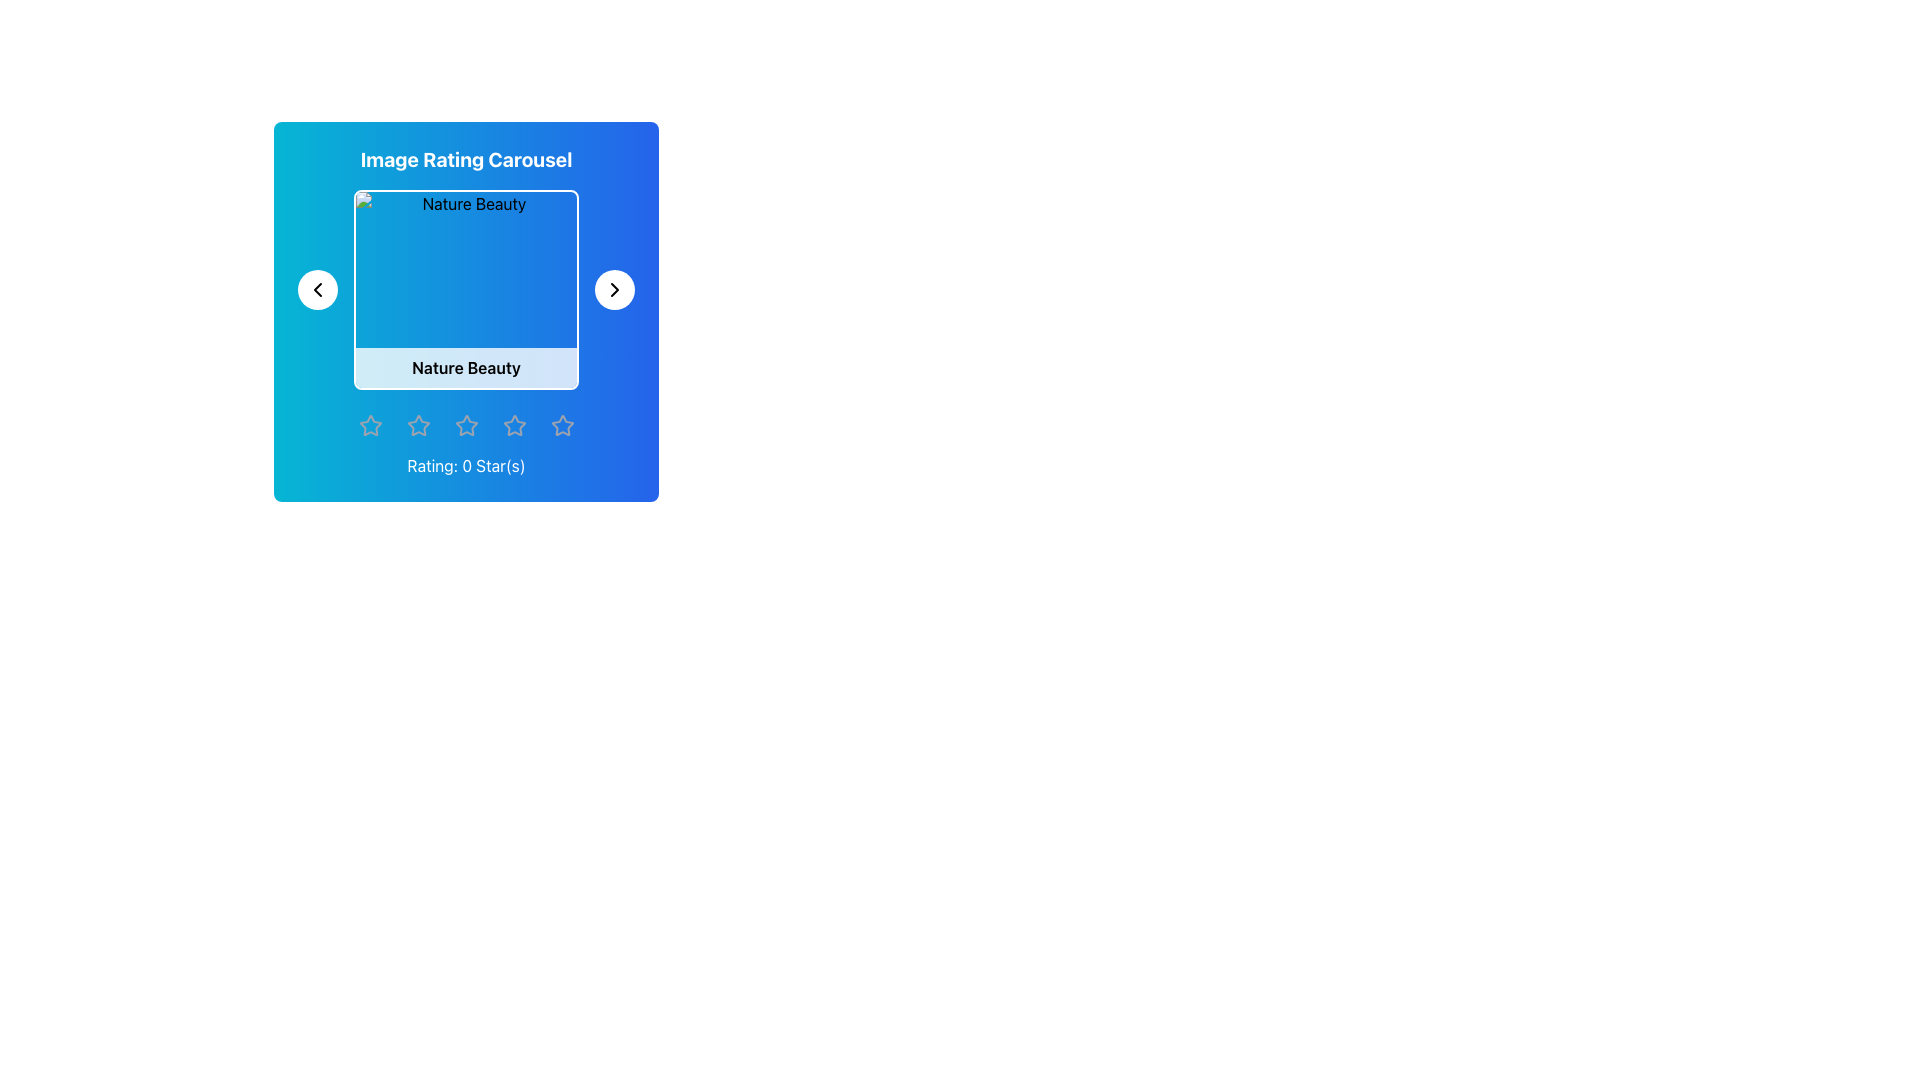 The width and height of the screenshot is (1920, 1080). Describe the element at coordinates (370, 424) in the screenshot. I see `the first star in the Star Rating Button component located beneath the image rating widget labeled 'Rating: 0 Star(s)'` at that location.